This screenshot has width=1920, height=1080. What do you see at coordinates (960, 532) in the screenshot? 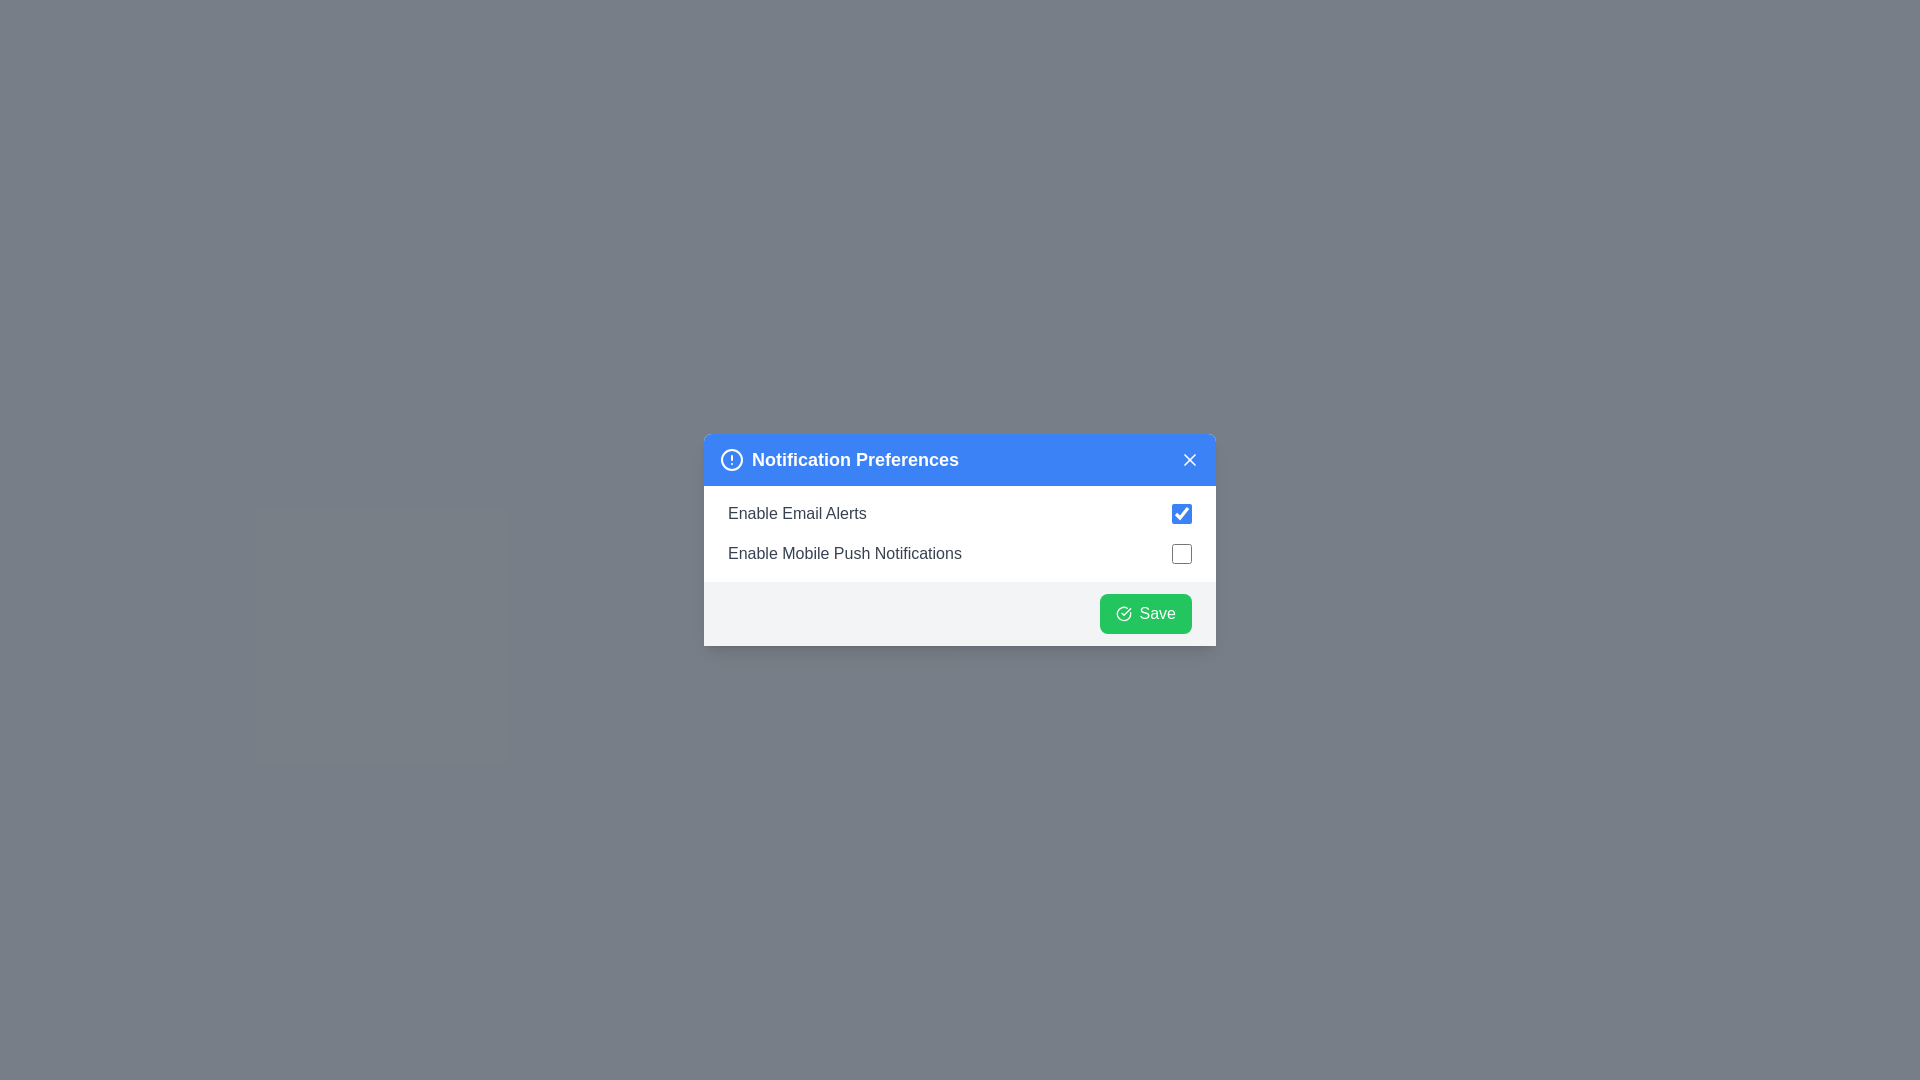
I see `the checkbox for 'Enable Email Alerts' in the Notification Preferences modal dialog` at bounding box center [960, 532].